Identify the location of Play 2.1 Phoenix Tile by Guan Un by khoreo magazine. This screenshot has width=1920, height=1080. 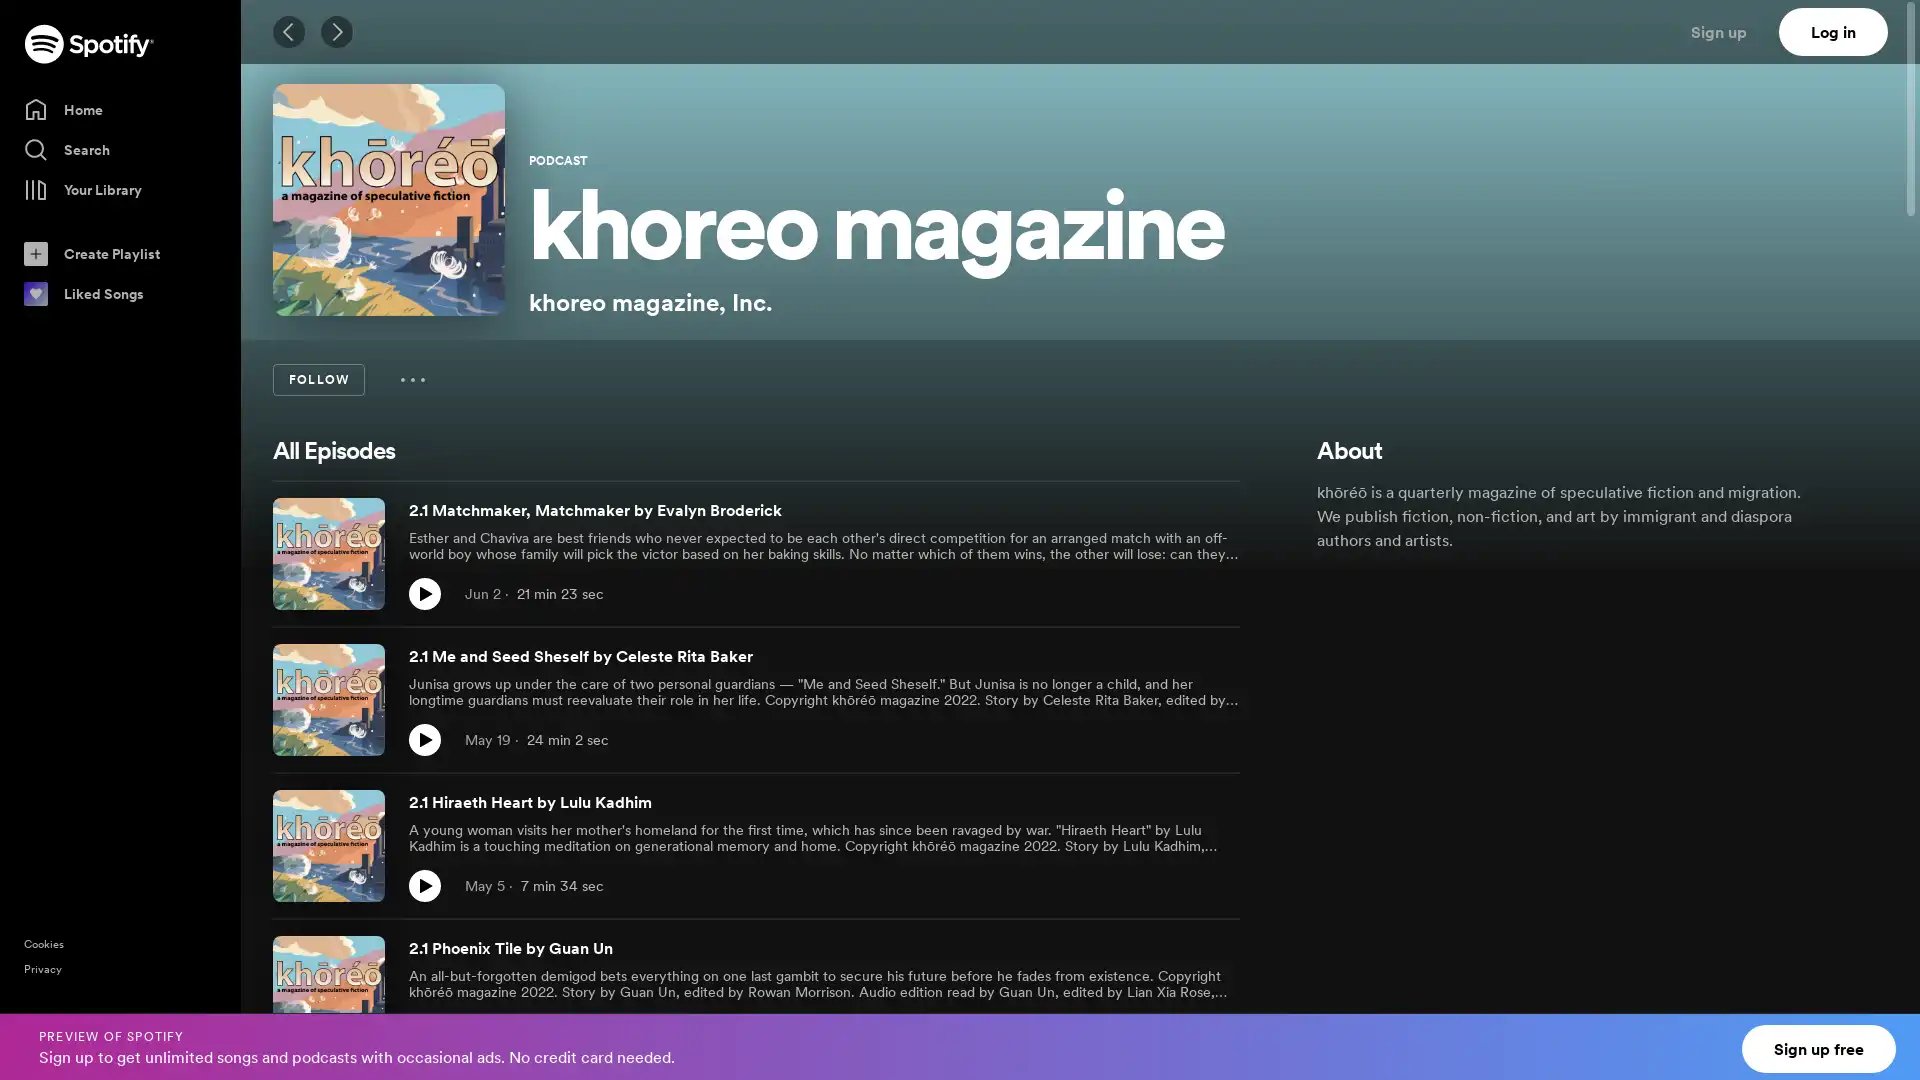
(424, 1032).